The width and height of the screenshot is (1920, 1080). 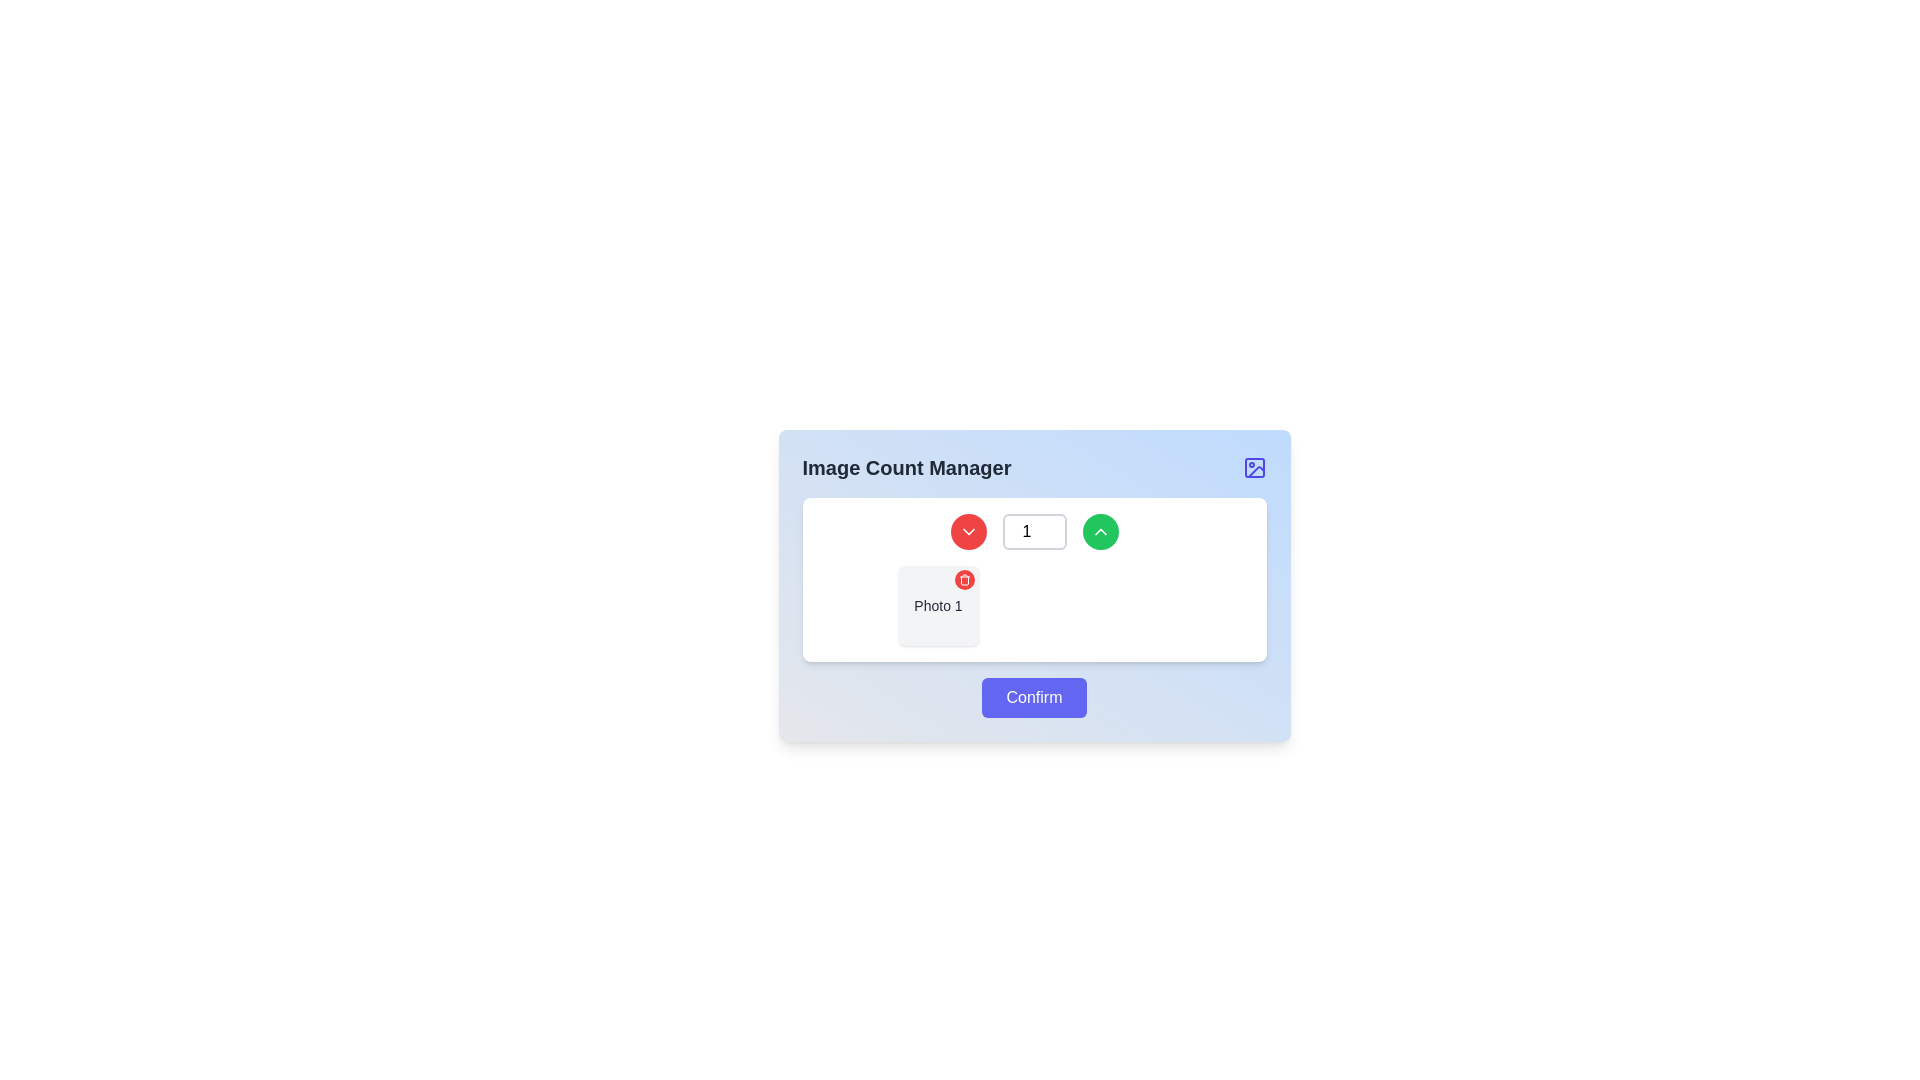 I want to click on the small indigo blue icon resembling a picture frame with a mountain and a circle located in the upper-right corner of the 'Image Count Manager' panel, so click(x=1253, y=467).